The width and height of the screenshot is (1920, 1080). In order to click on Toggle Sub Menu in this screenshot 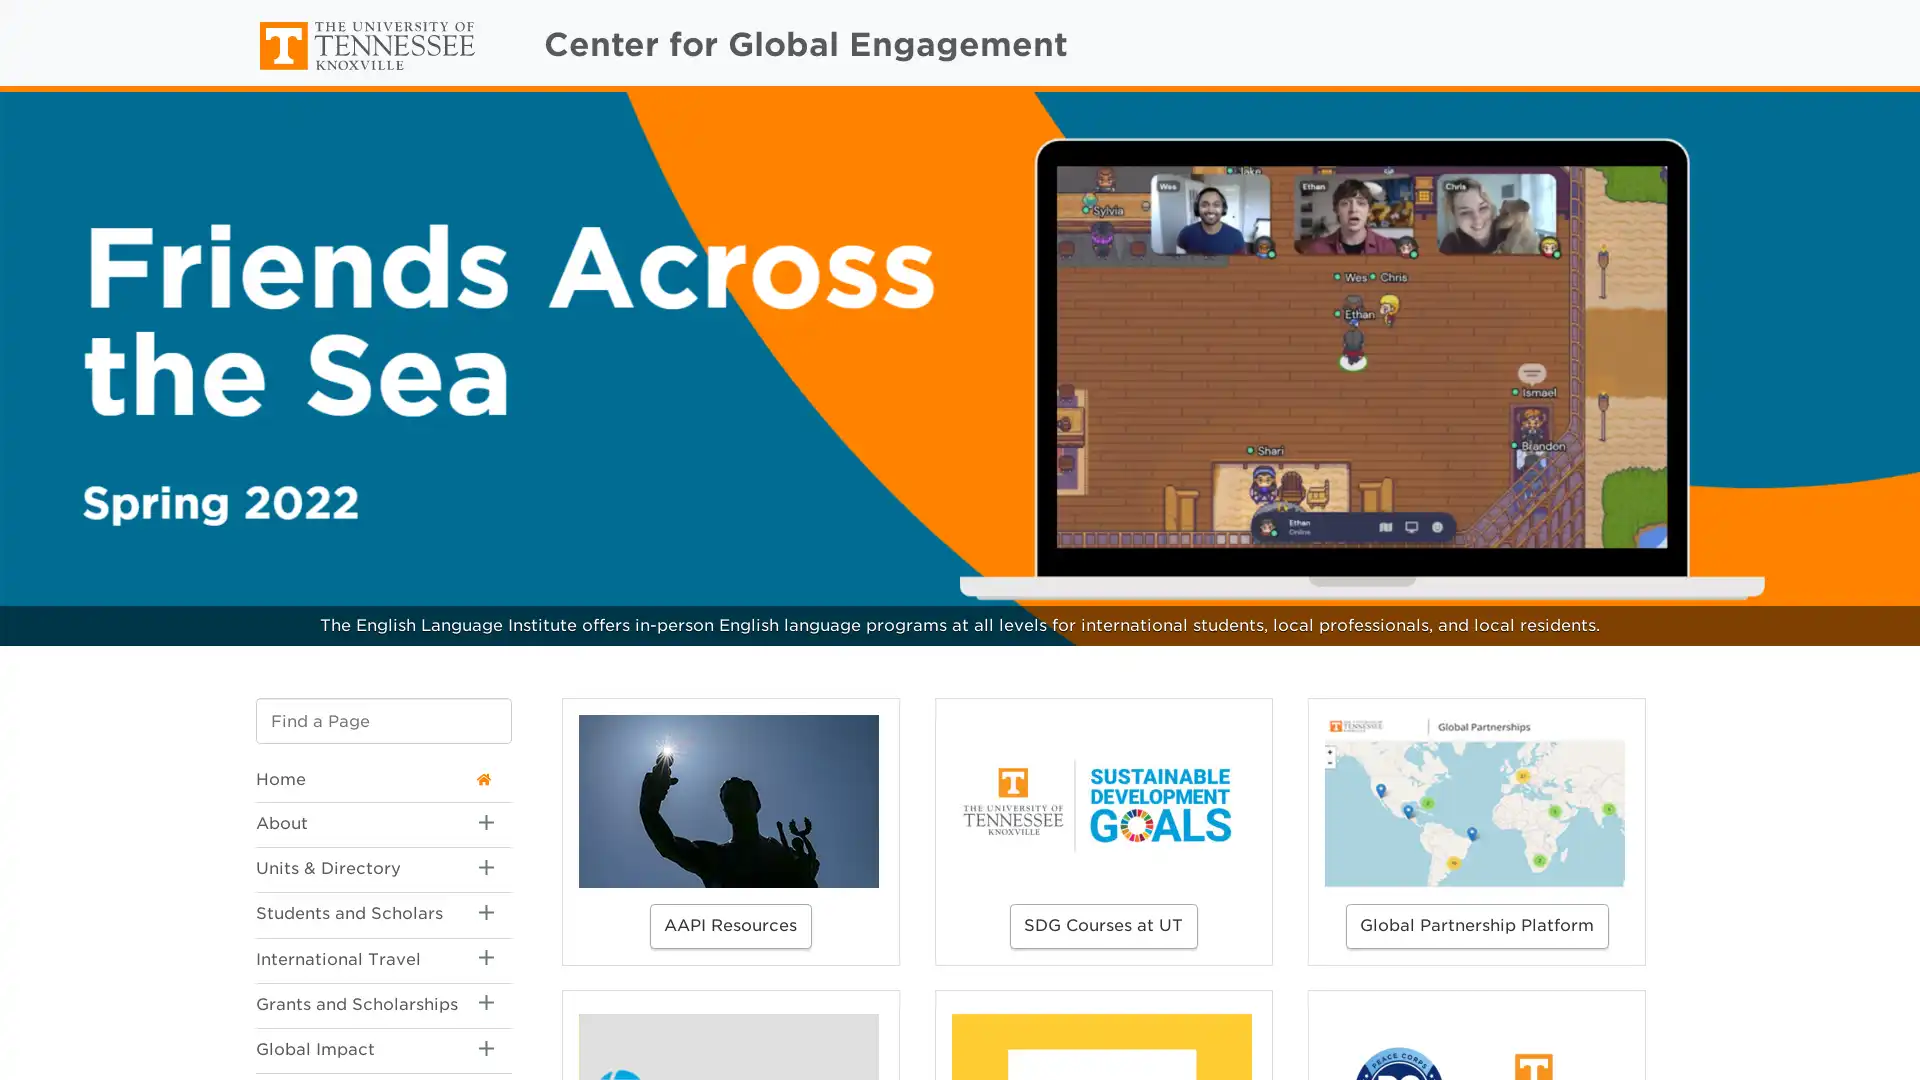, I will do `click(485, 914)`.